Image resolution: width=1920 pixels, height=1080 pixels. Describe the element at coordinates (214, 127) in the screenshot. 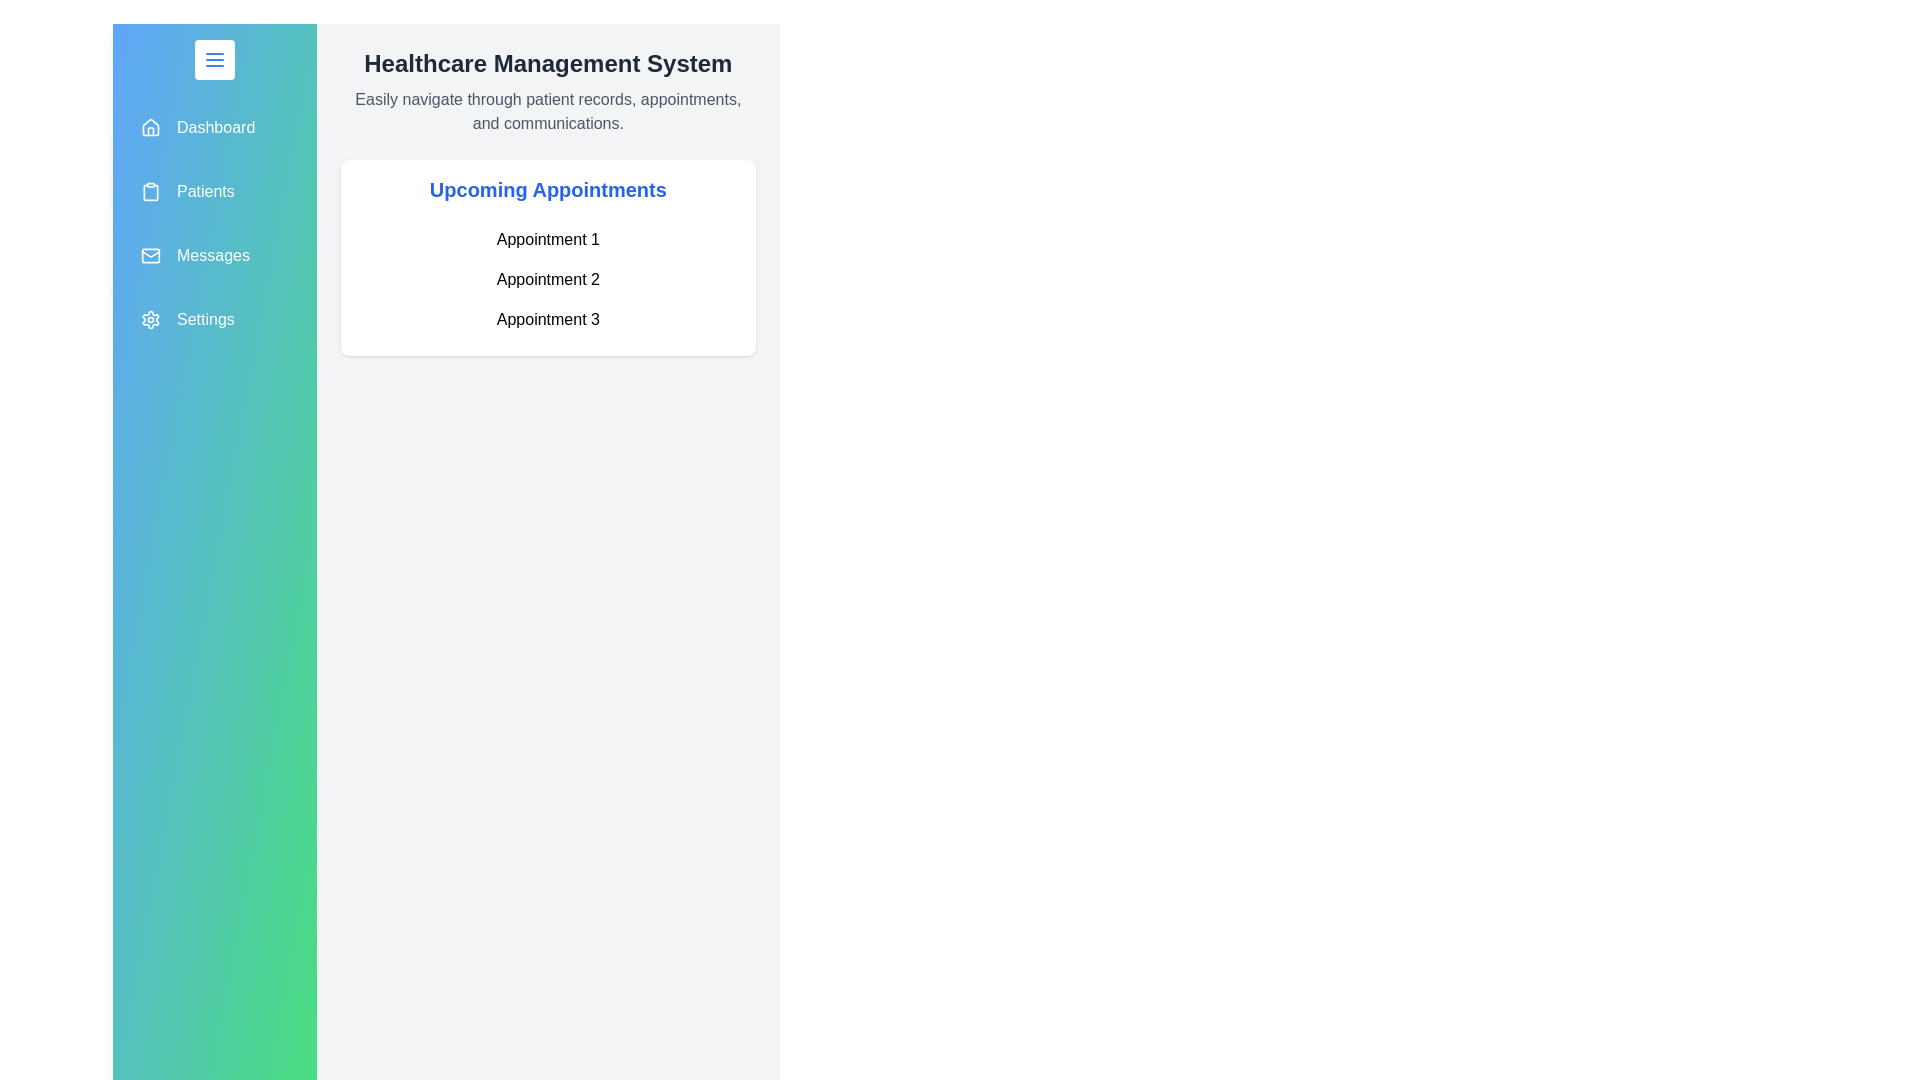

I see `the navigation item Dashboard` at that location.